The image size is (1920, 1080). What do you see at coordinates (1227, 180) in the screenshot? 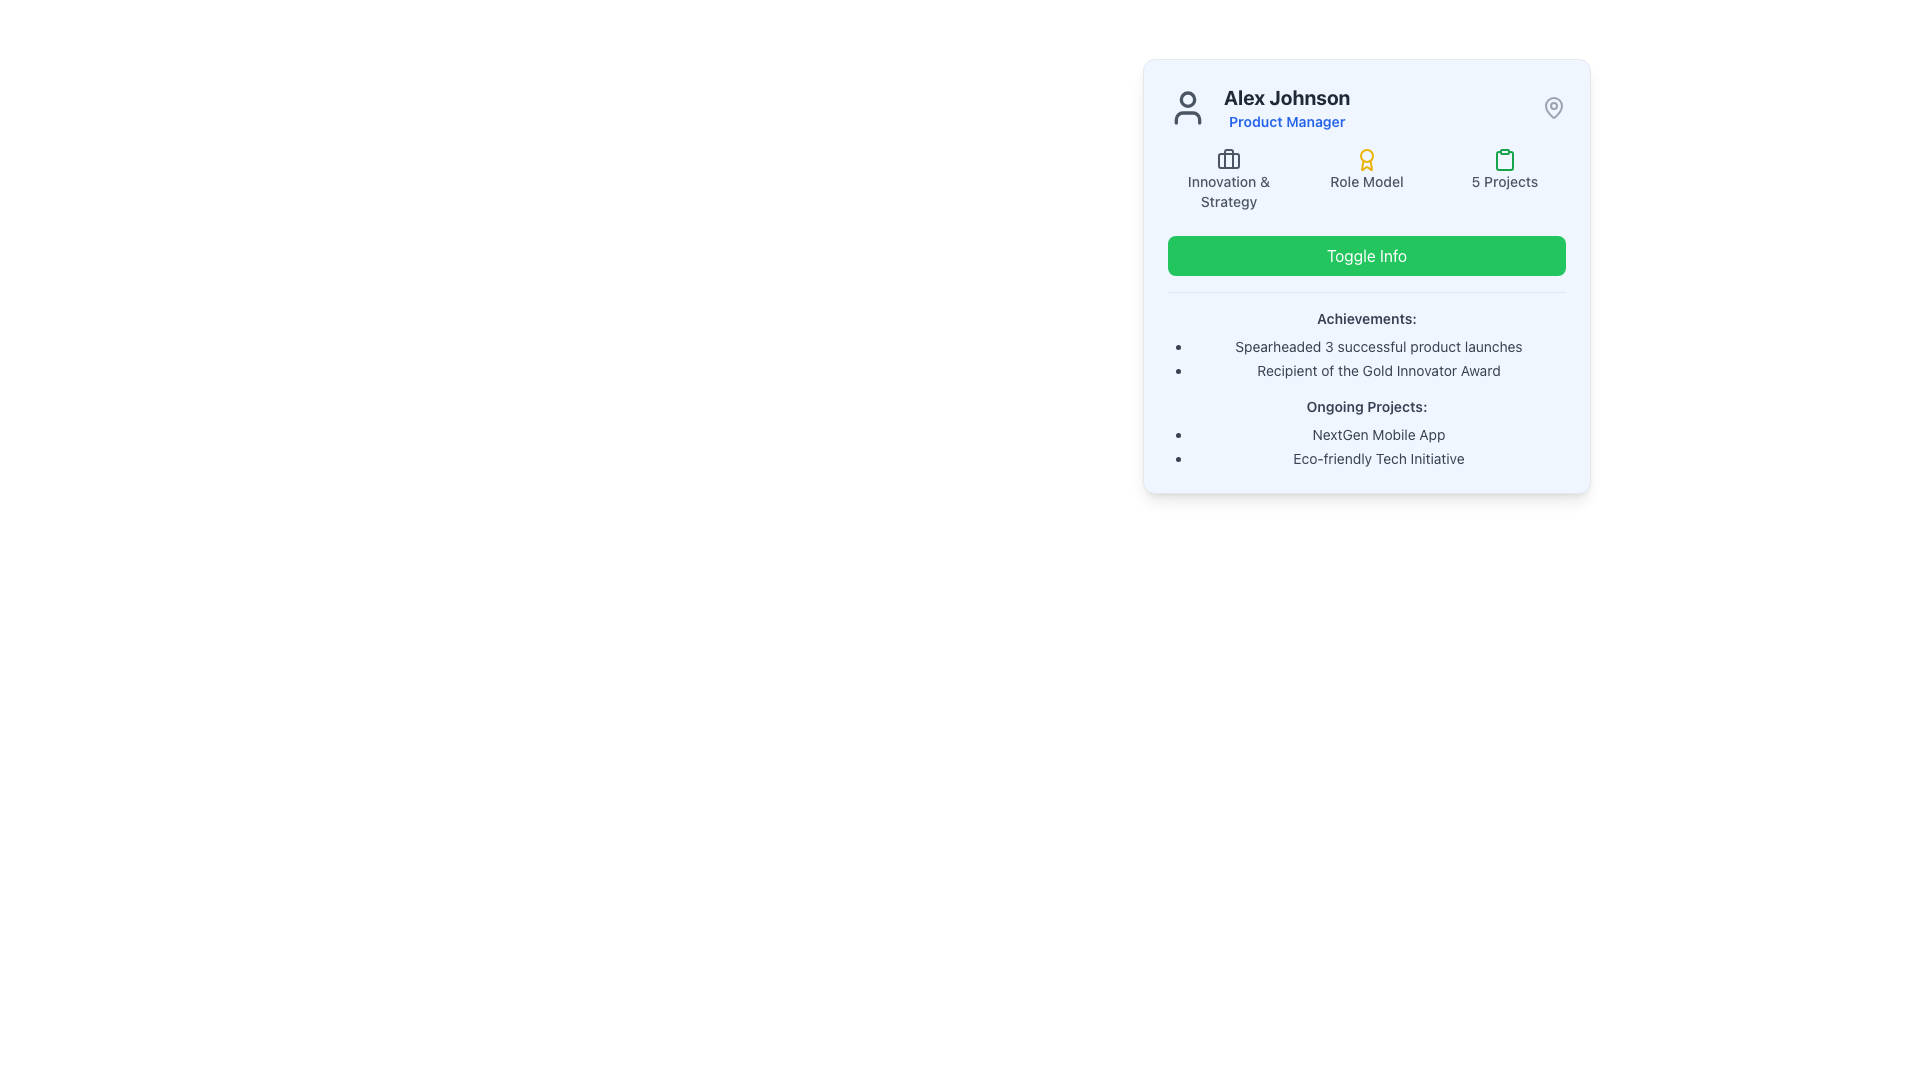
I see `the badge indicator that features a gray briefcase icon with the text 'Innovation & Strategy' below it, located in the leftmost column of the grid layout in the user profile card` at bounding box center [1227, 180].